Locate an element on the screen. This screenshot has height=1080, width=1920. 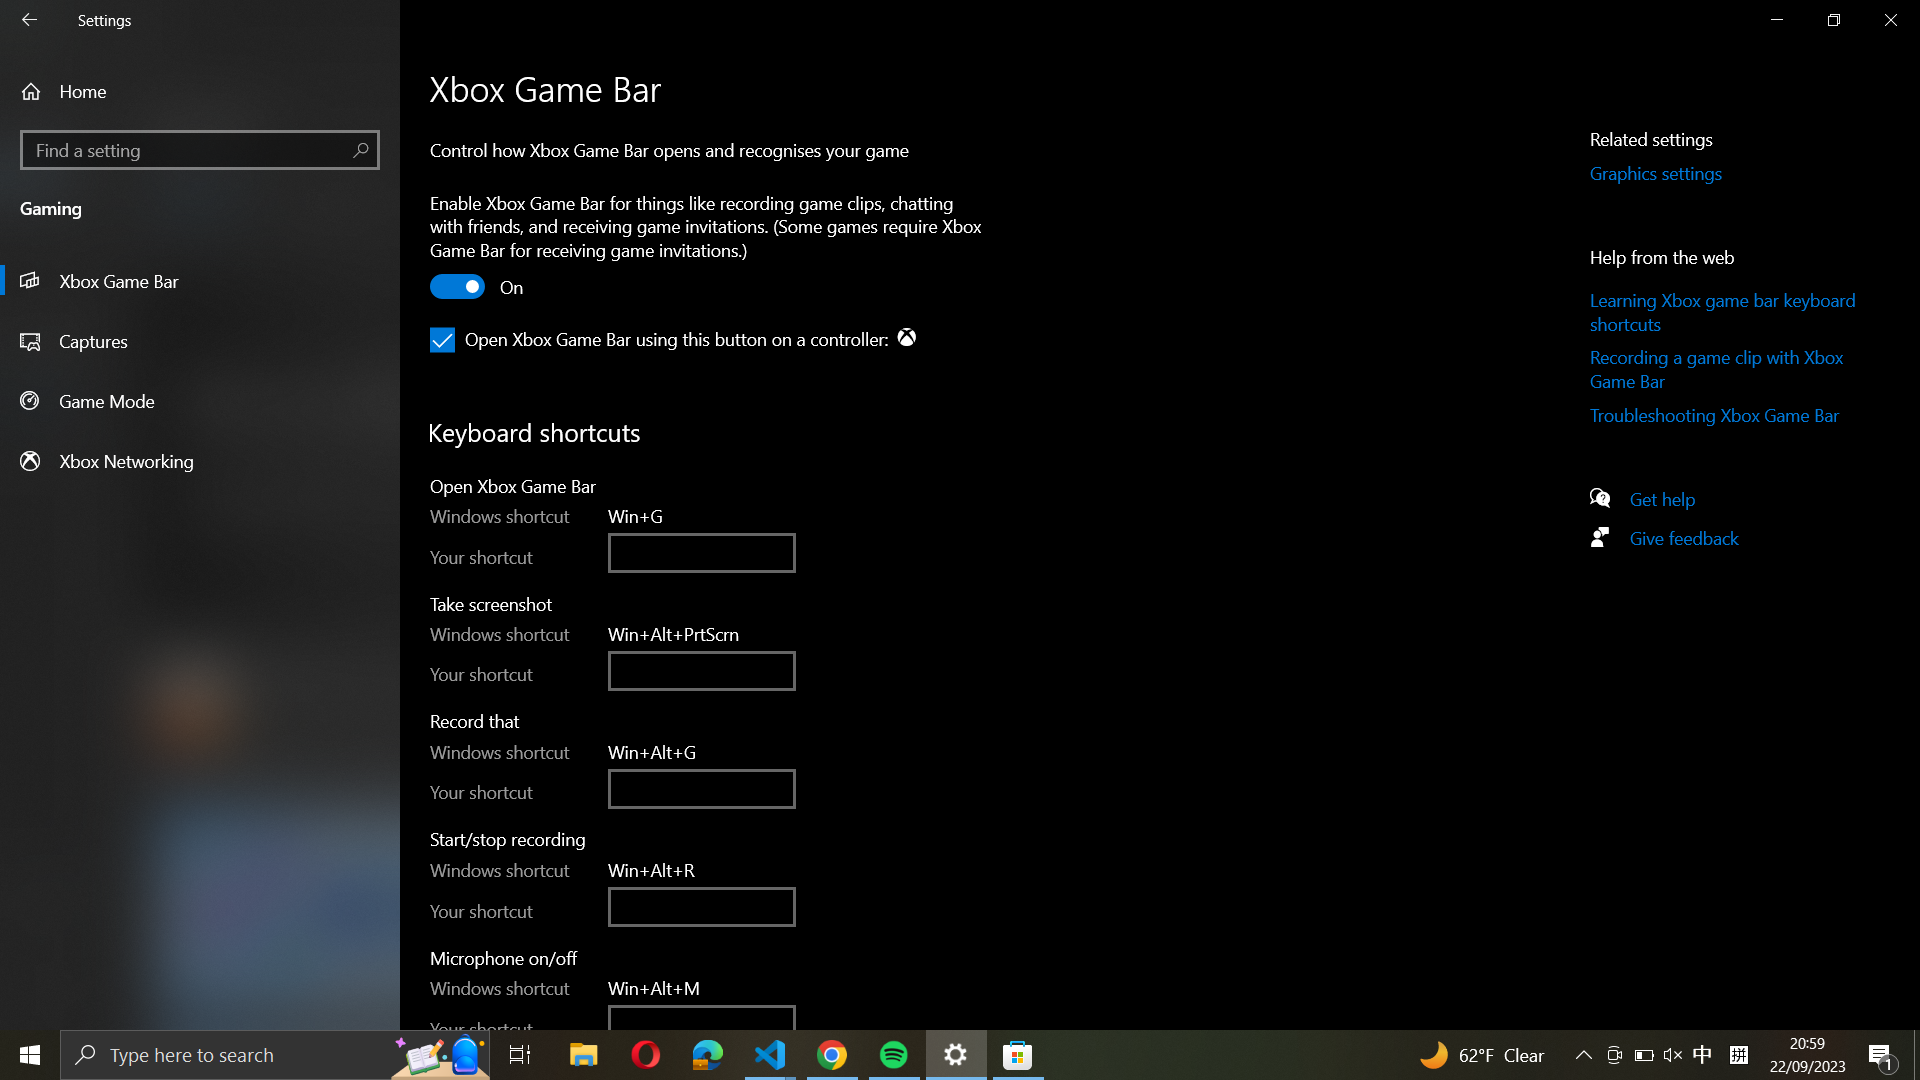
the "Get Help" page is located at coordinates (1671, 496).